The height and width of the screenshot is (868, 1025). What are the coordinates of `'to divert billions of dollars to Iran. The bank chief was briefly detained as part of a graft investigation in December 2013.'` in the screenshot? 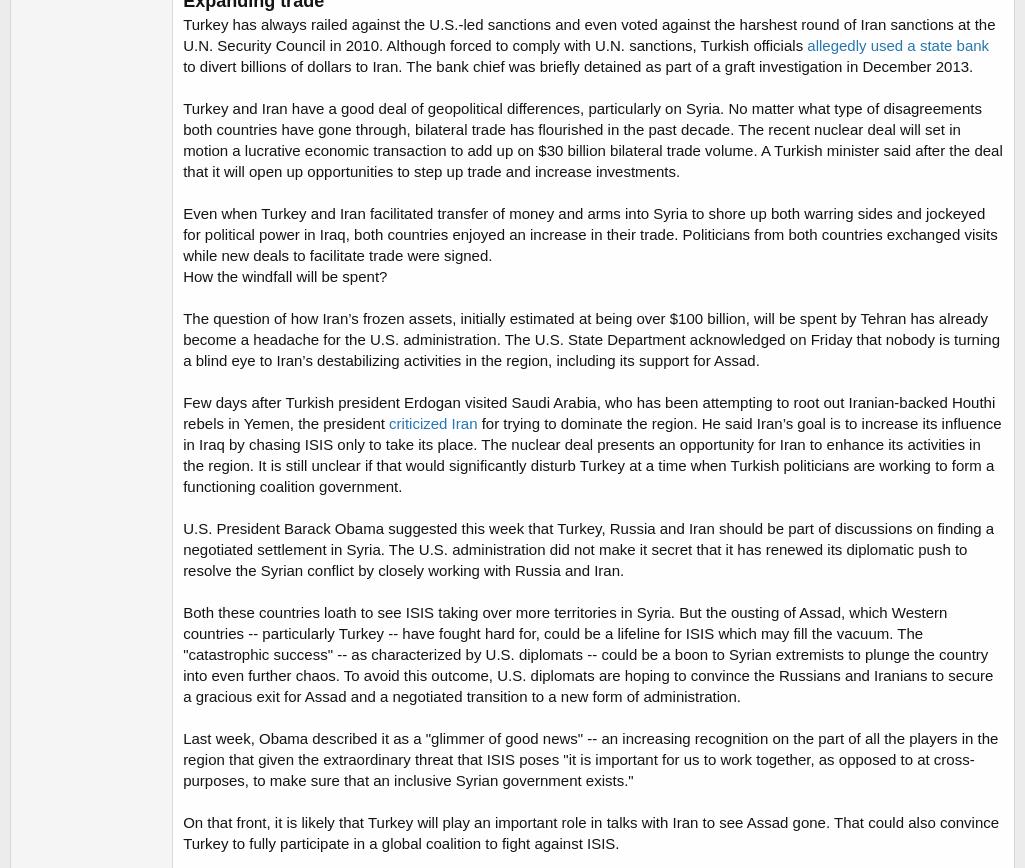 It's located at (577, 66).